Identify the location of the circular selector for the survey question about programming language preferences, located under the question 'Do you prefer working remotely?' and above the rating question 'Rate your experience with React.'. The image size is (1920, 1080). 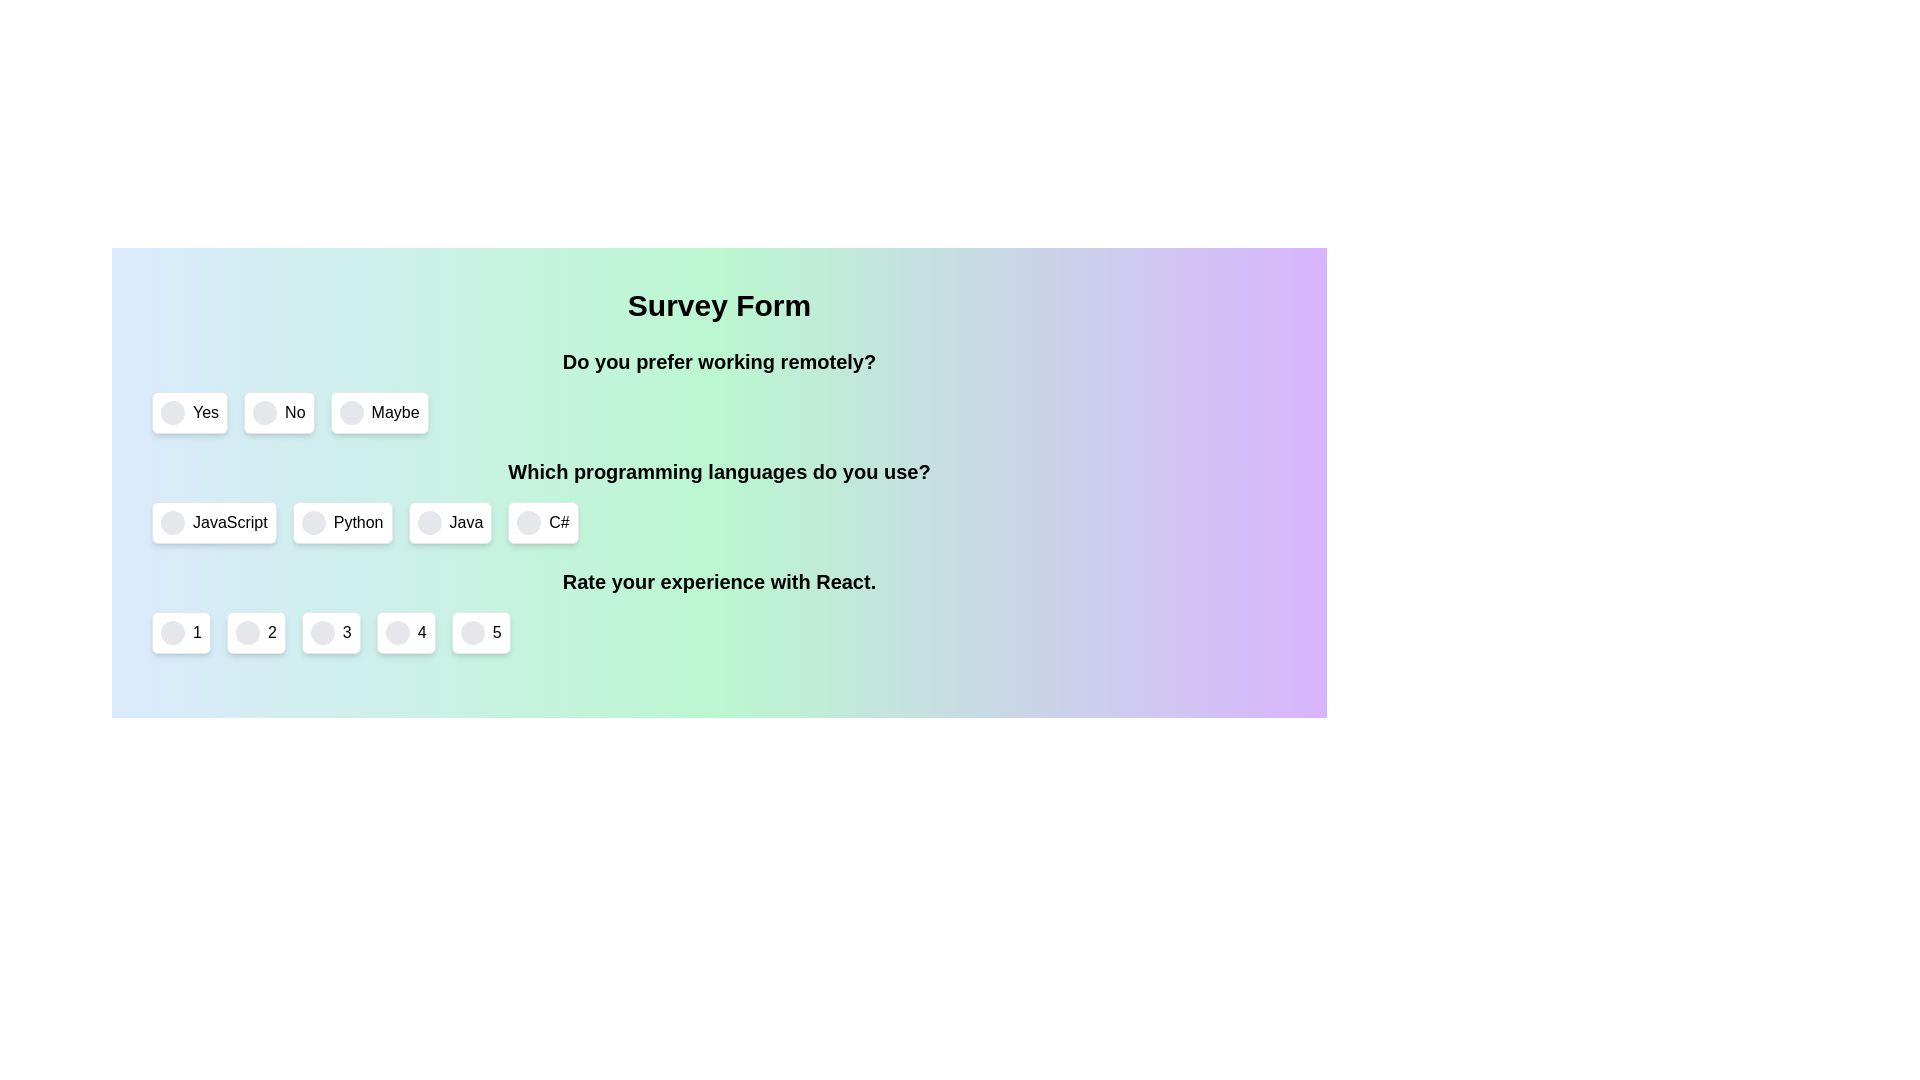
(719, 500).